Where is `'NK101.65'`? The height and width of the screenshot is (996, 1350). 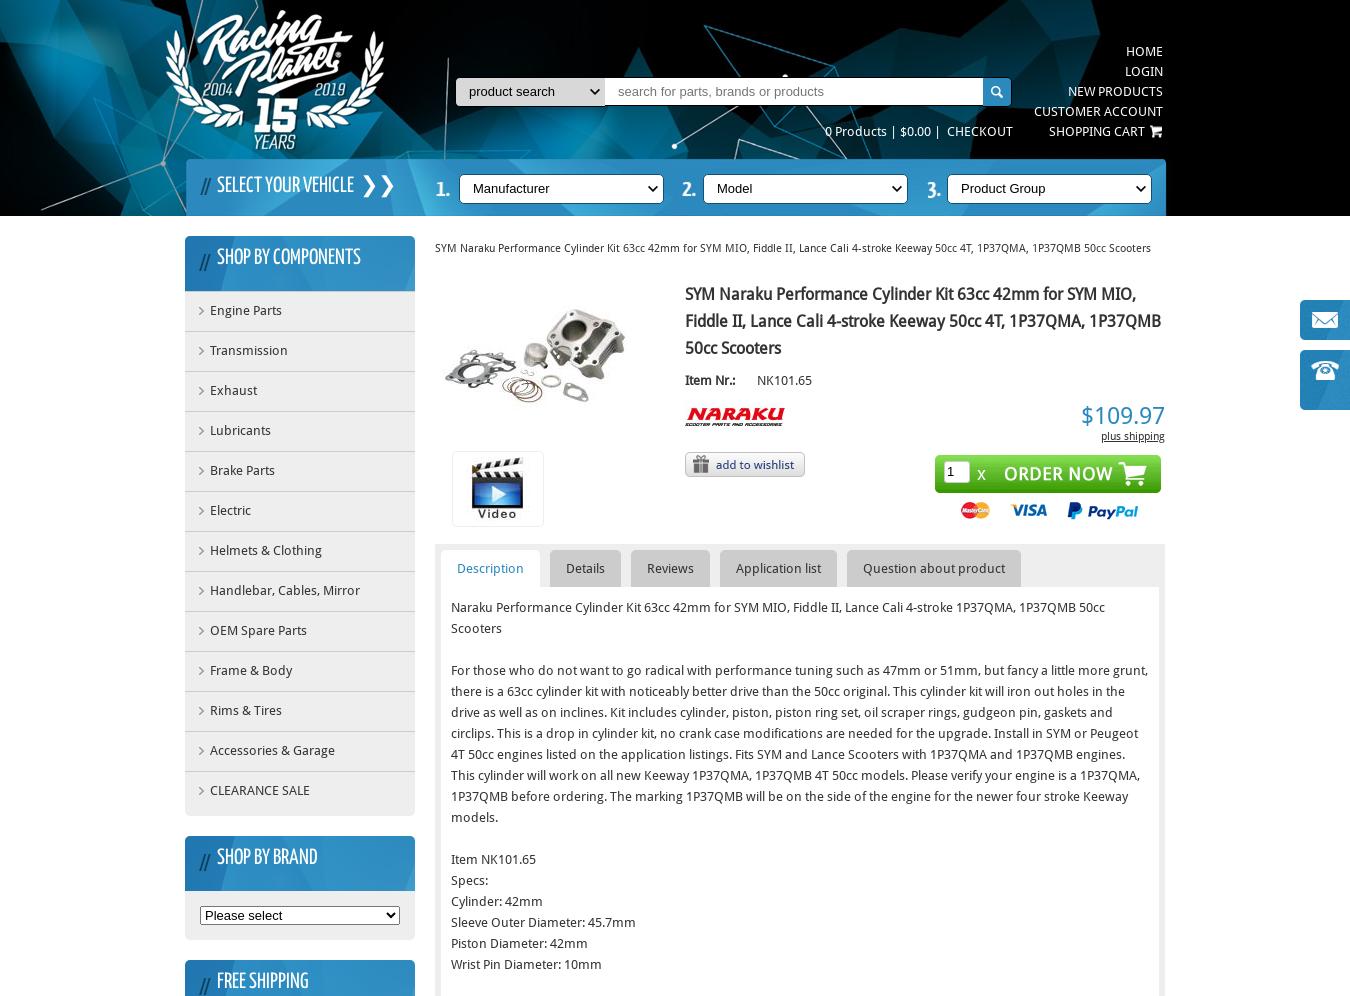 'NK101.65' is located at coordinates (783, 378).